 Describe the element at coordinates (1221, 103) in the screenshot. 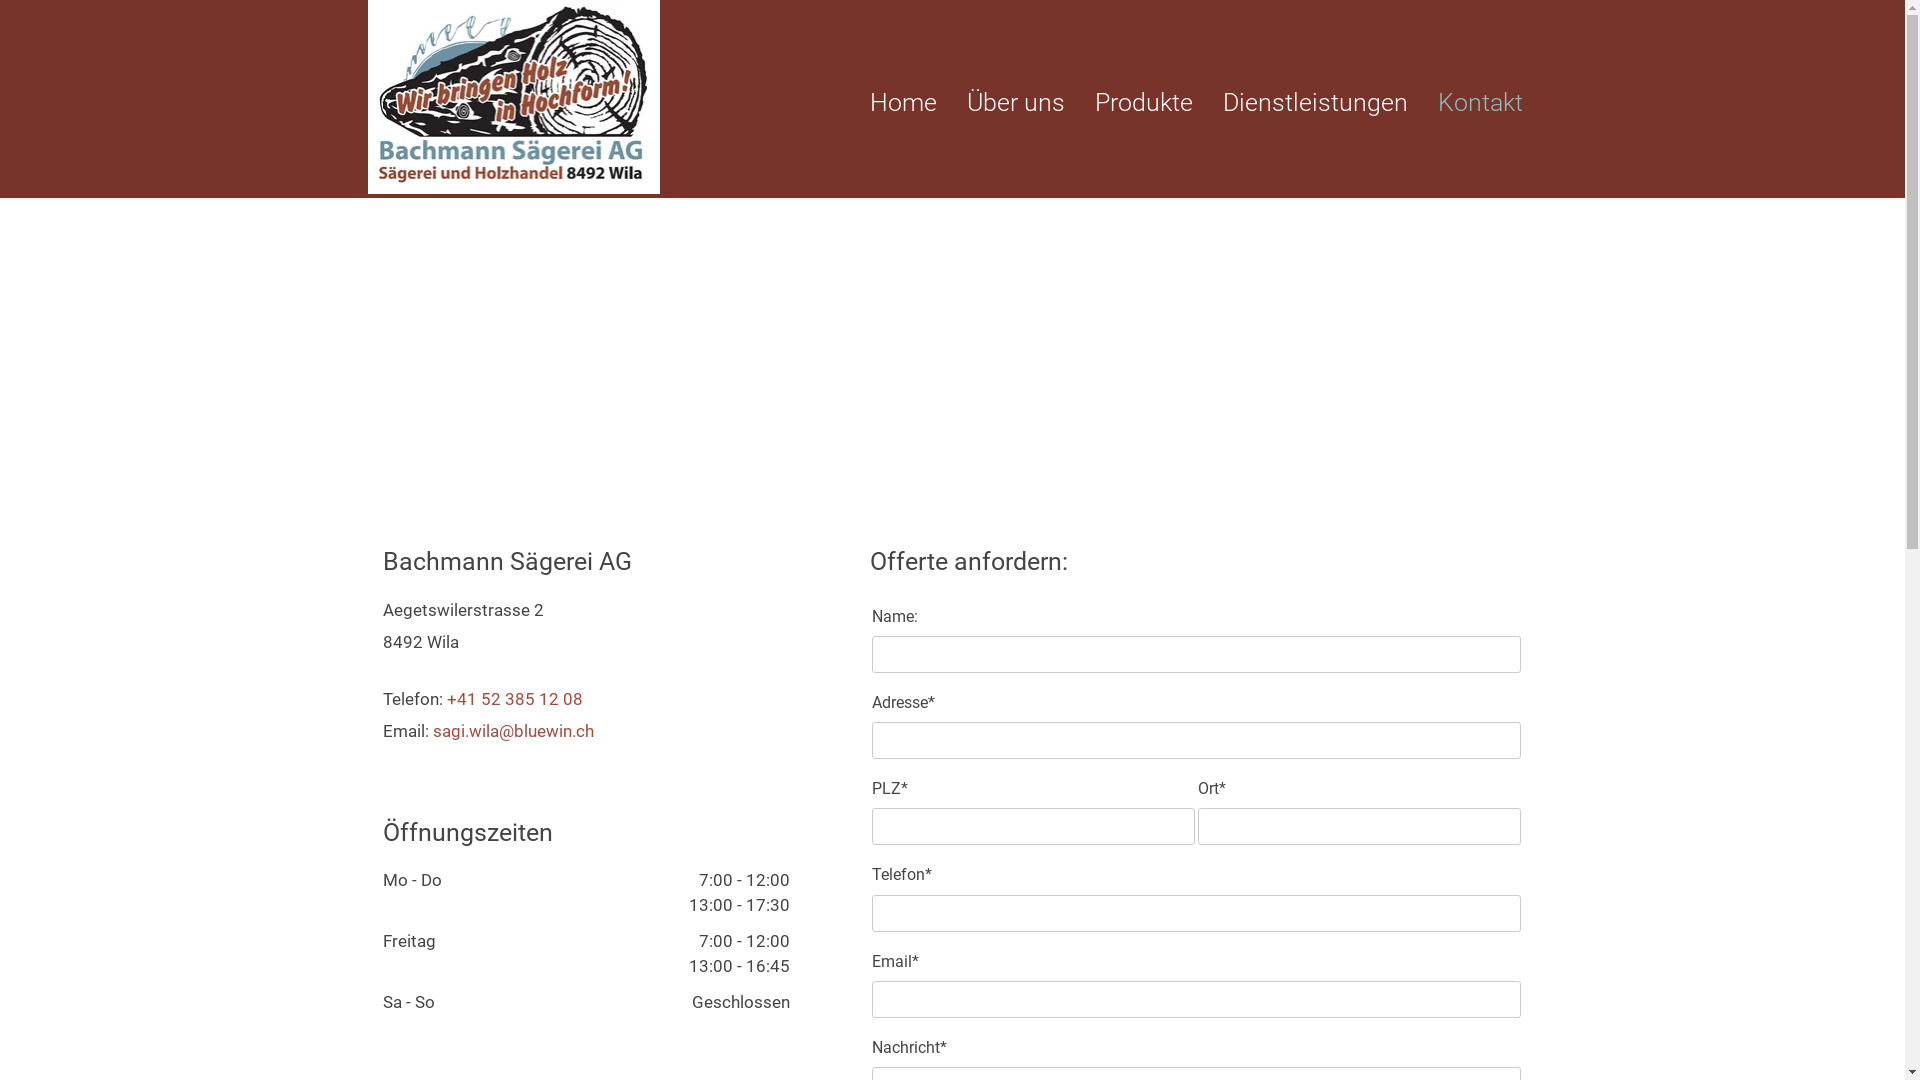

I see `'Dienstleistungen'` at that location.